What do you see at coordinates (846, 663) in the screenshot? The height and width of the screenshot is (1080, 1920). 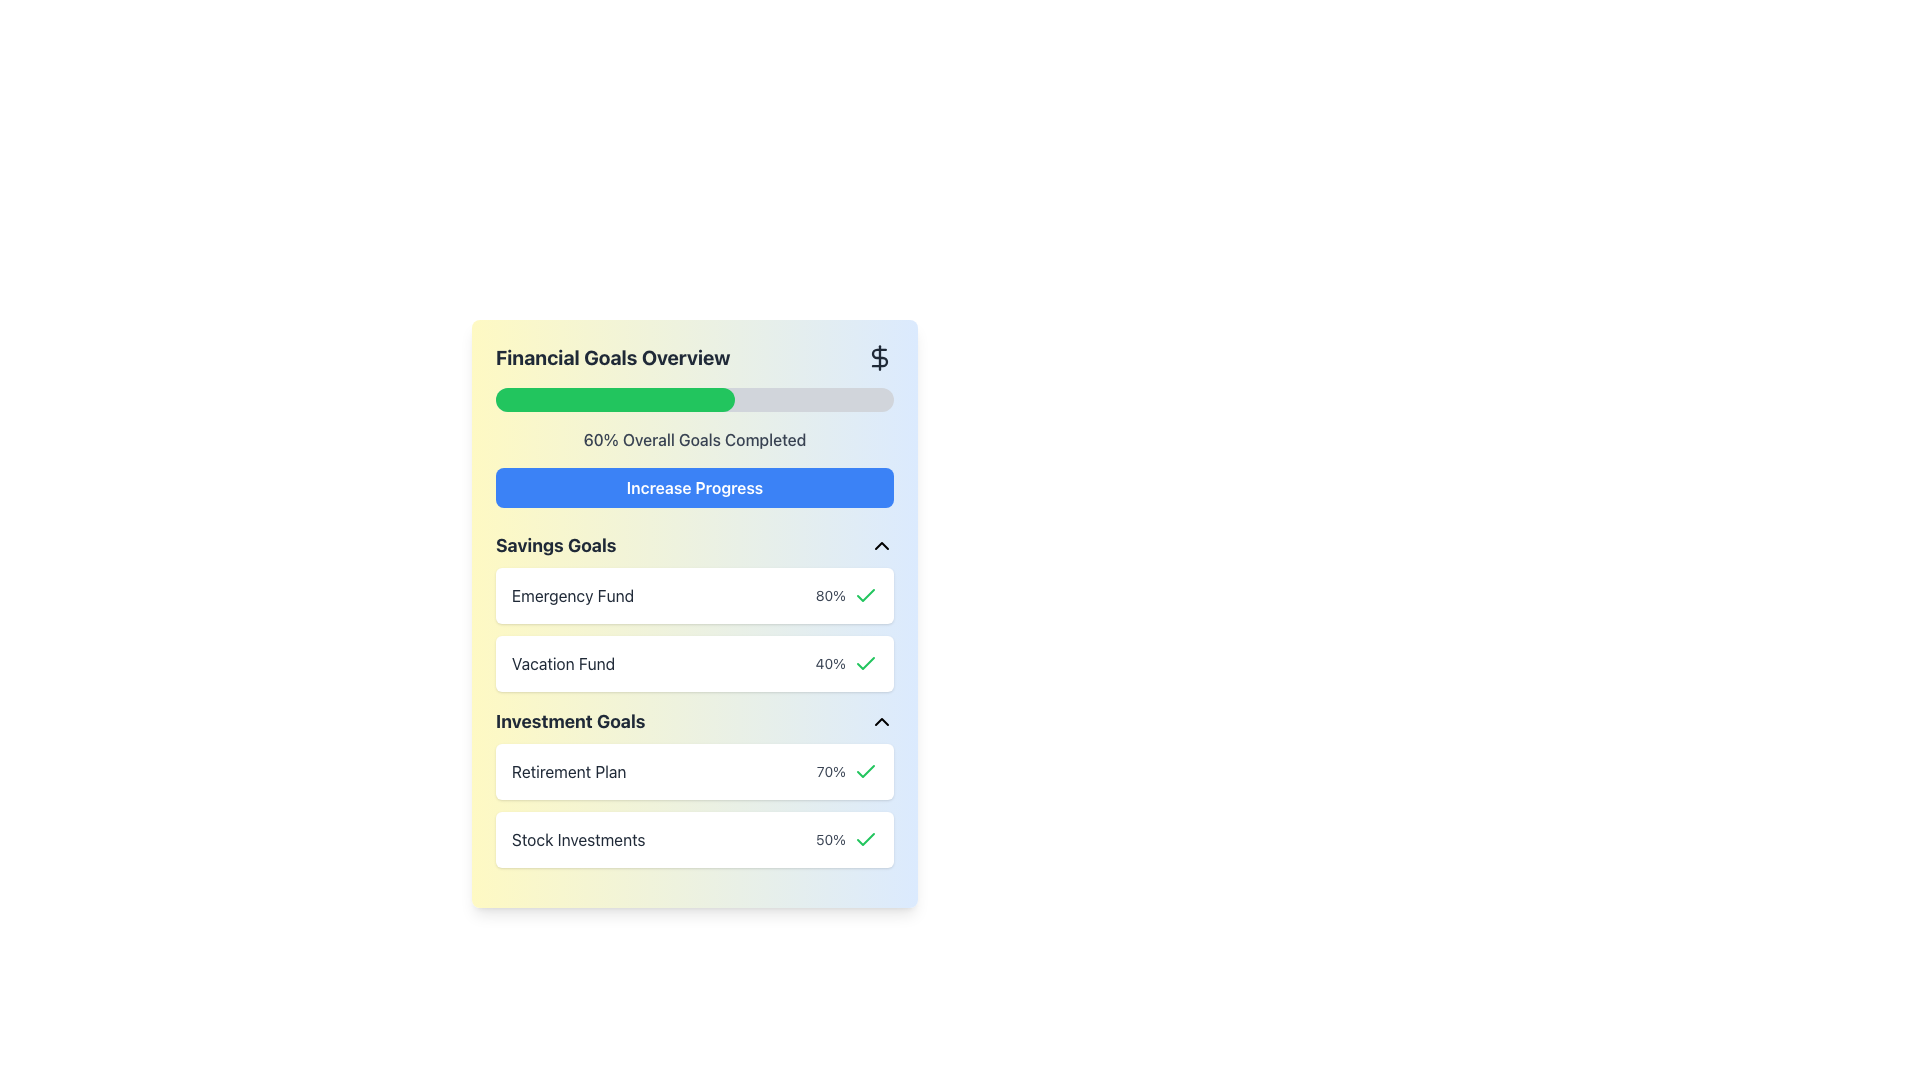 I see `the text display showing '40%' in gray color, located in the 'Vacation Fund' row of the 'Savings Goals' section, next to a green checkmark icon` at bounding box center [846, 663].